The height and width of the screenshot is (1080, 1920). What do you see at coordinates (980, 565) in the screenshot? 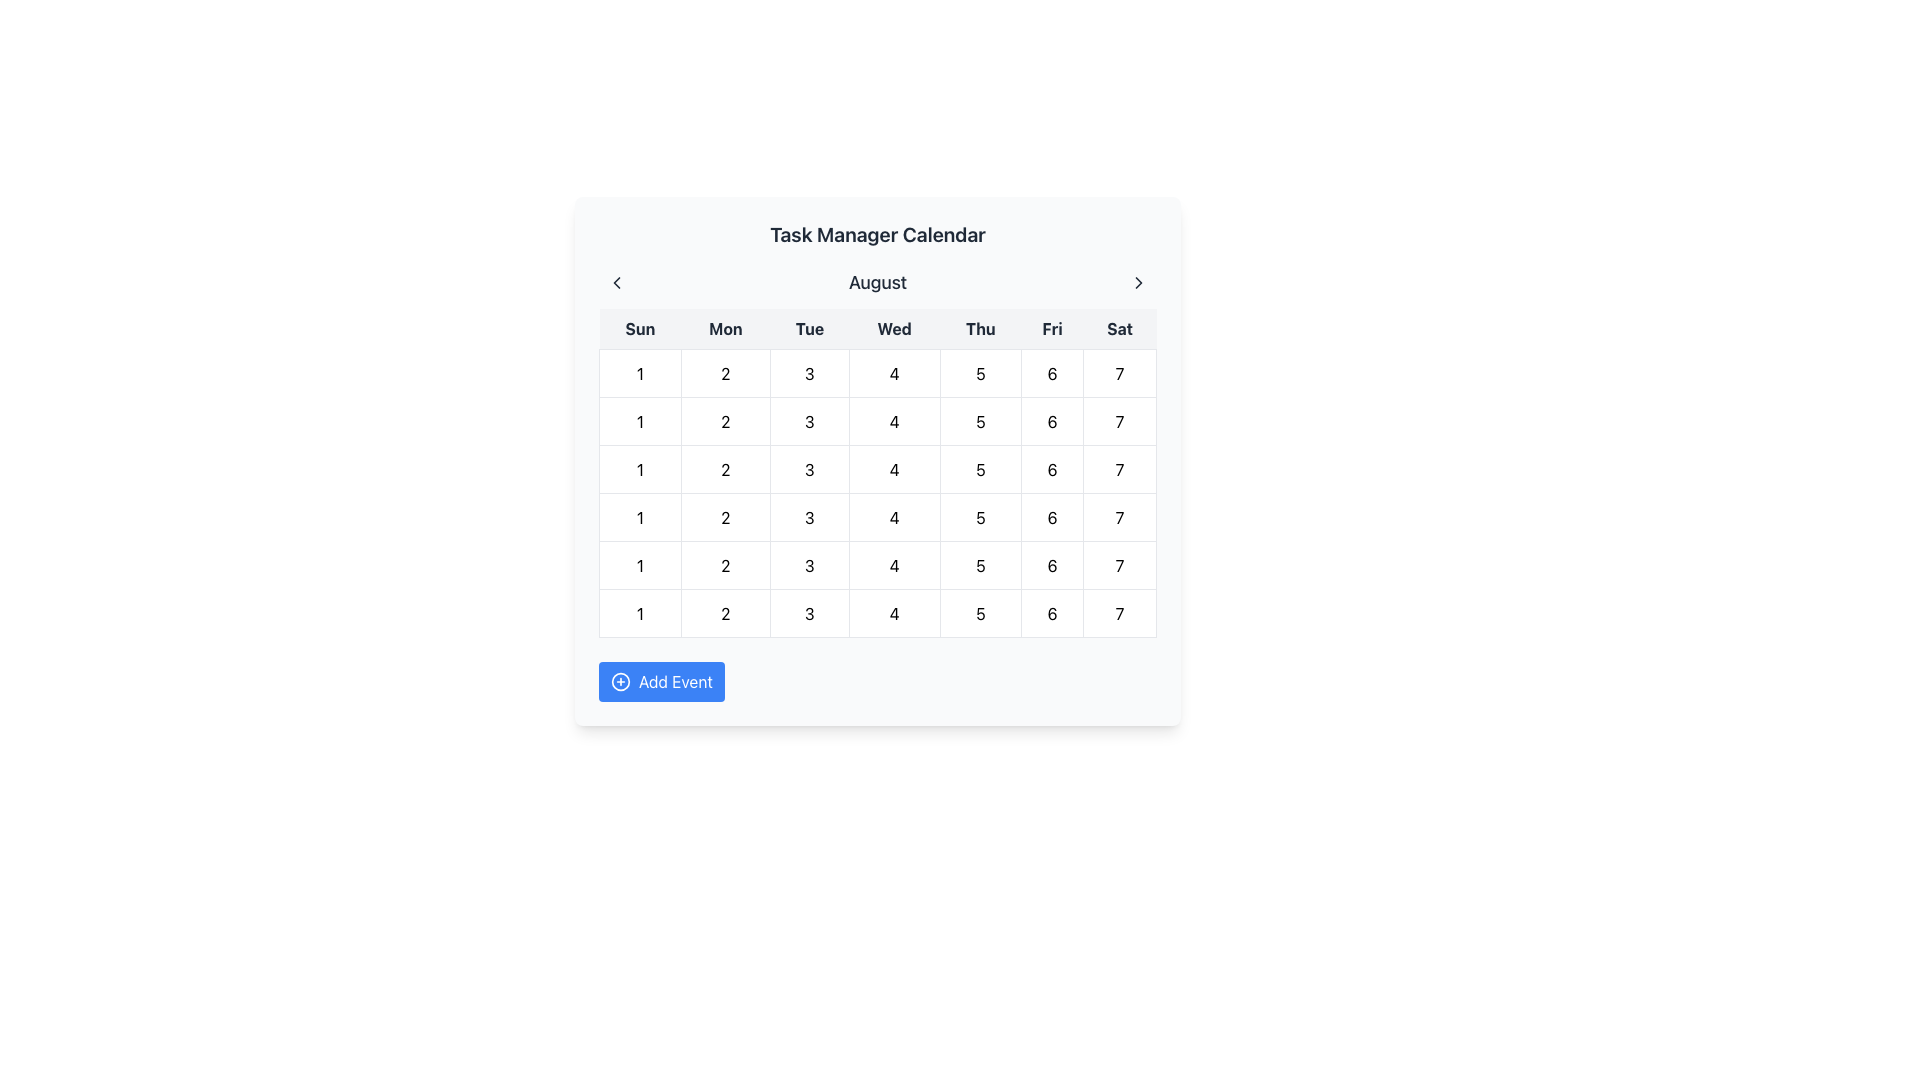
I see `the Calendar Day Cell representing the number '5'` at bounding box center [980, 565].